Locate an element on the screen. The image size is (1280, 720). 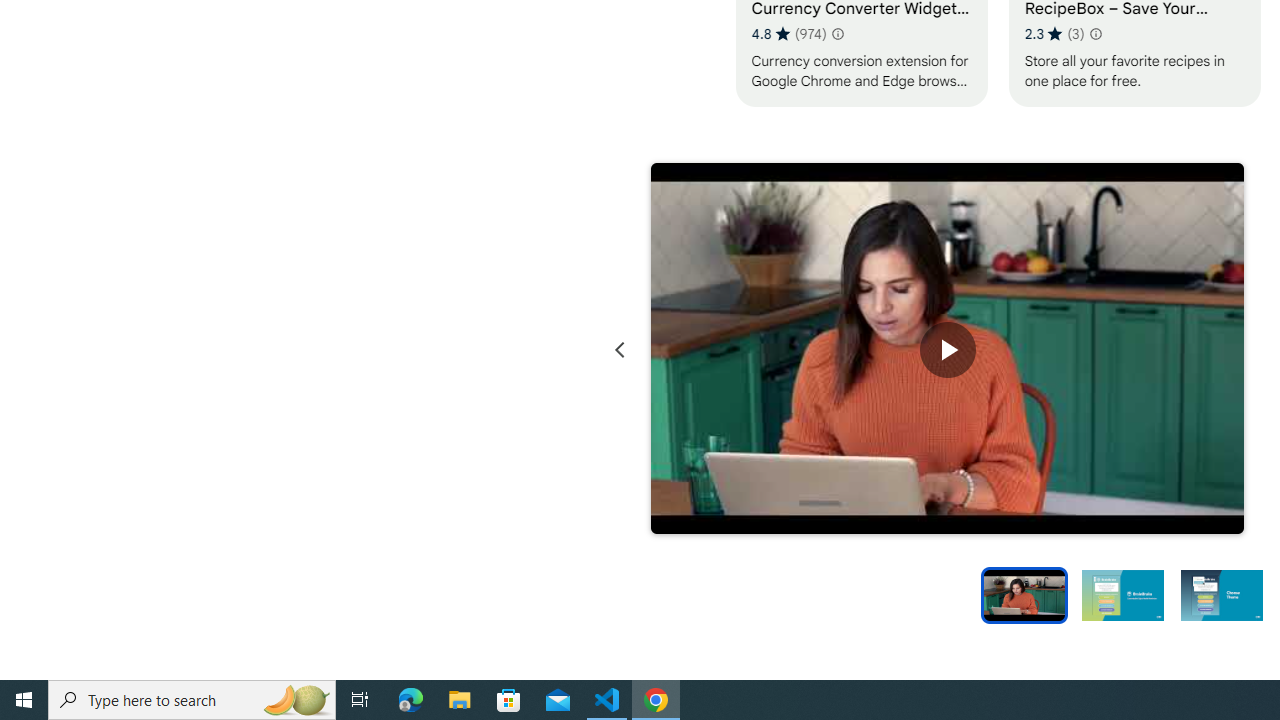
'Item media 1 video' is located at coordinates (946, 349).